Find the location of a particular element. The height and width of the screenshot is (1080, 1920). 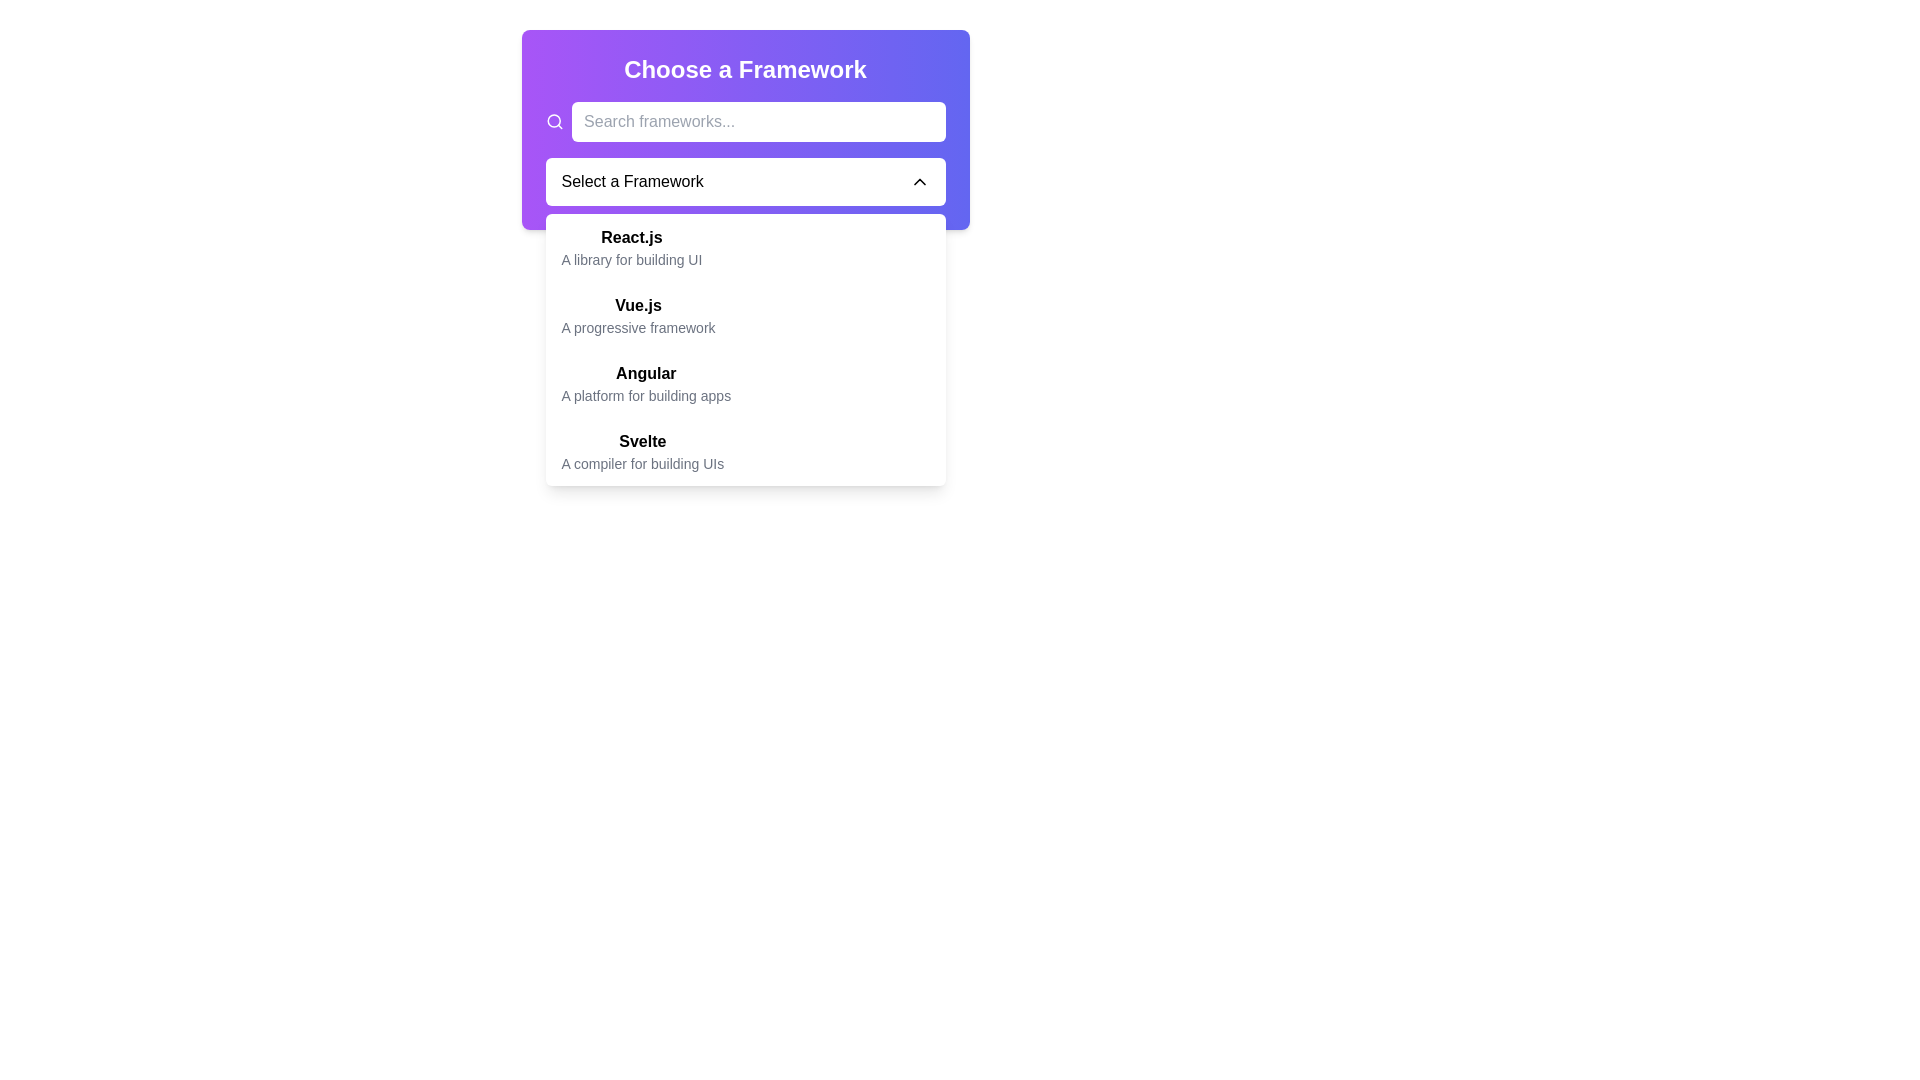

the list item labeled 'Angular' is located at coordinates (744, 384).